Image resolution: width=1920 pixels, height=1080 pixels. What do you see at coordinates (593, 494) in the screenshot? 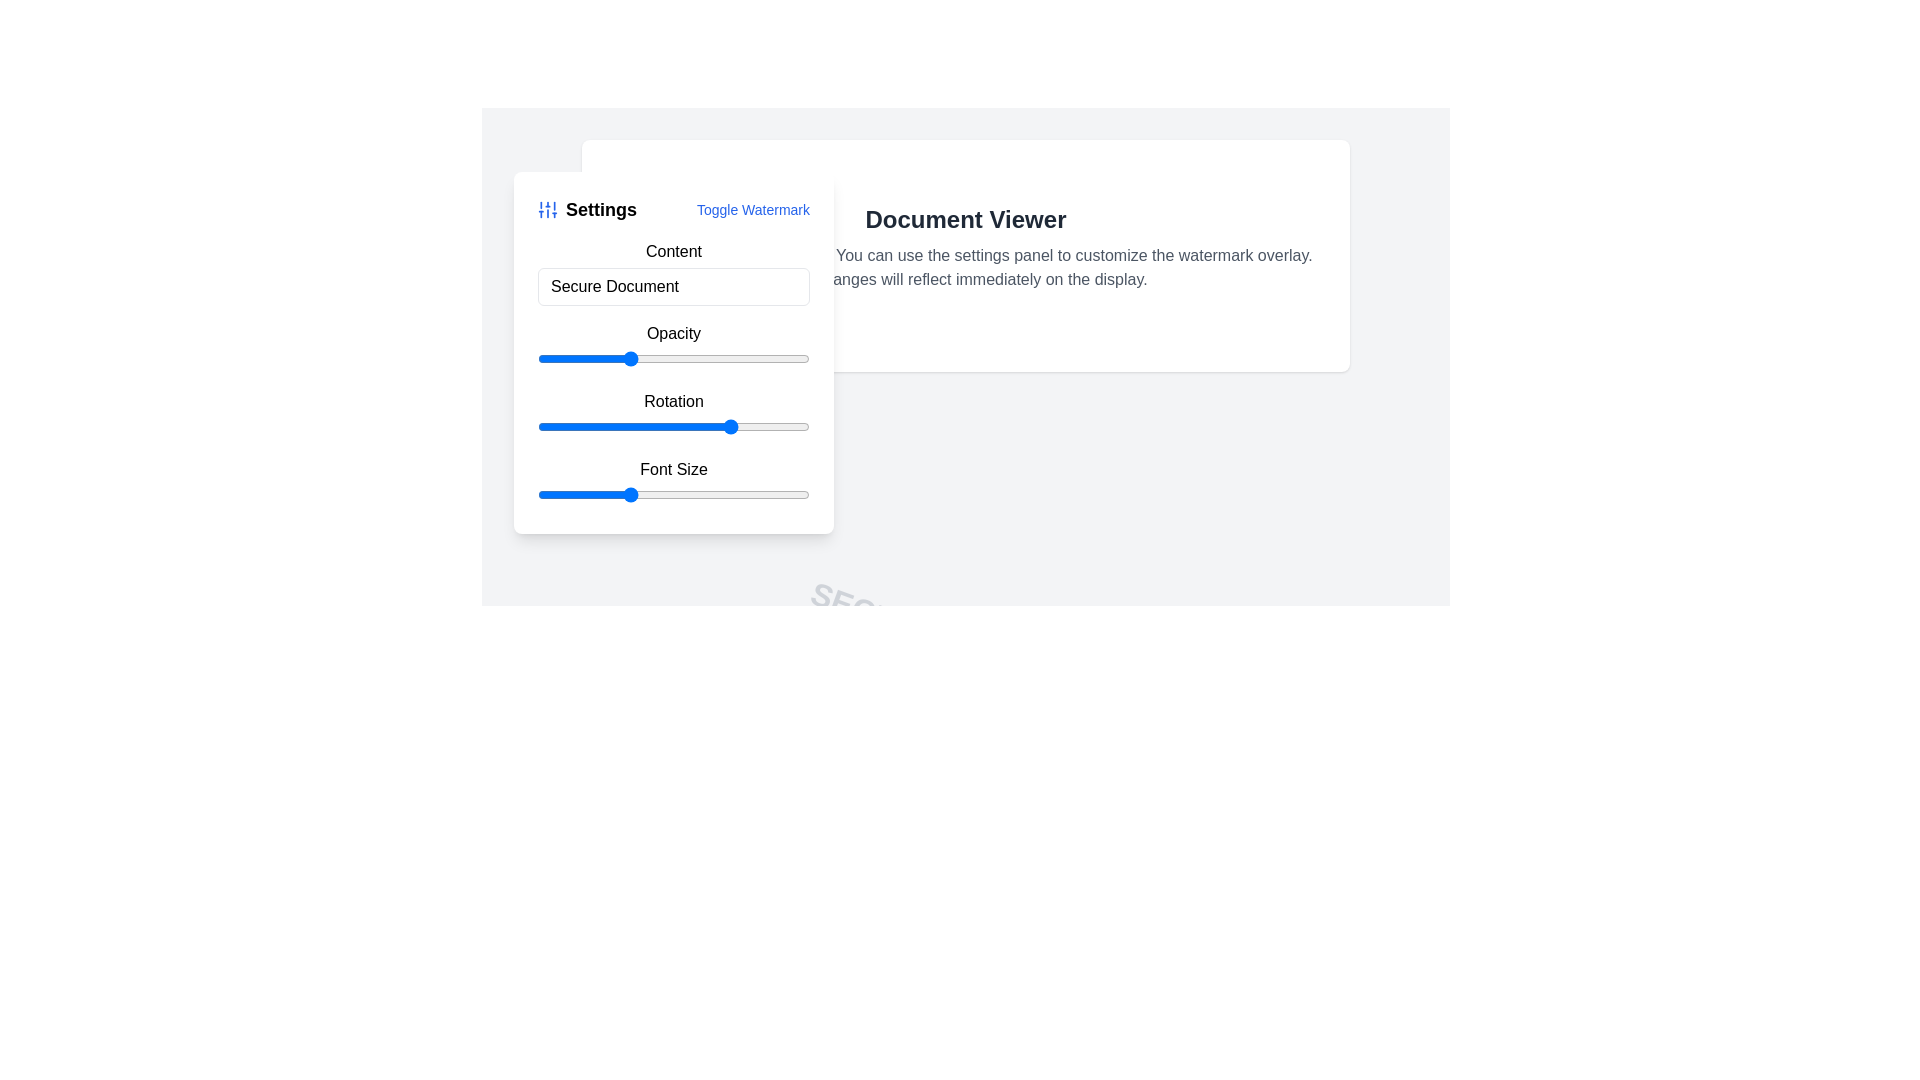
I see `the font size` at bounding box center [593, 494].